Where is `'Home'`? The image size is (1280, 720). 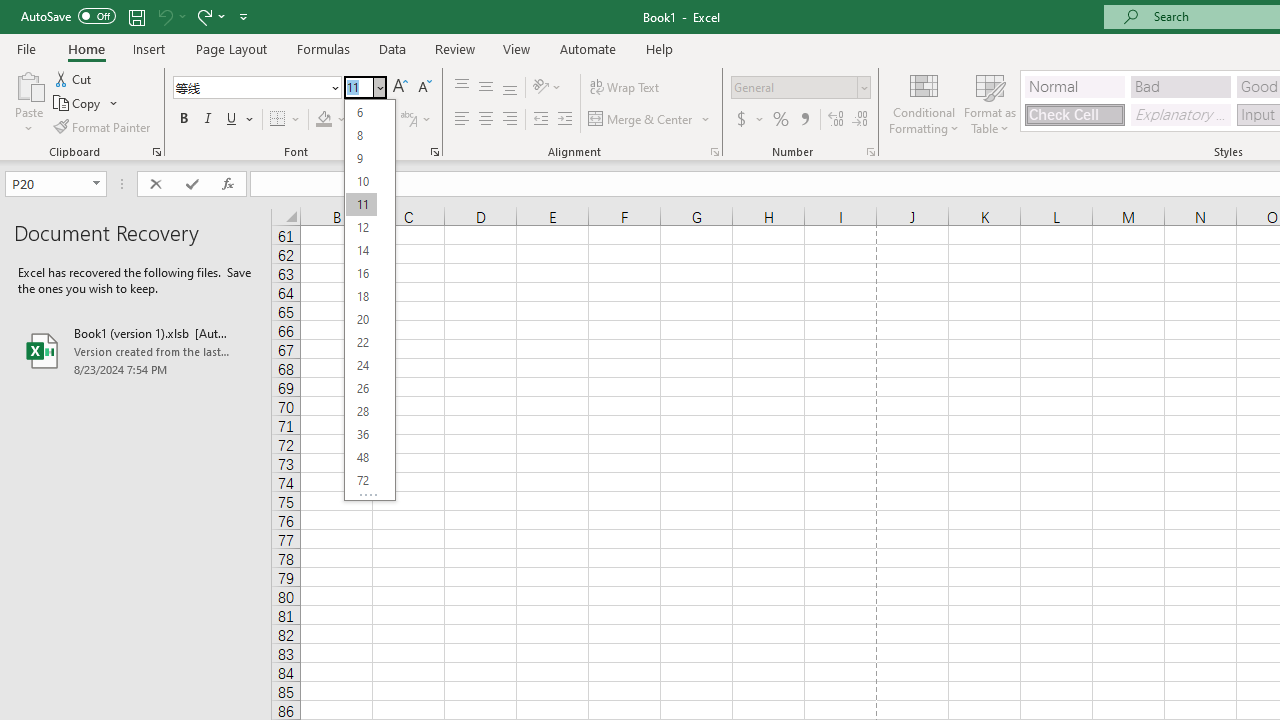 'Home' is located at coordinates (85, 48).